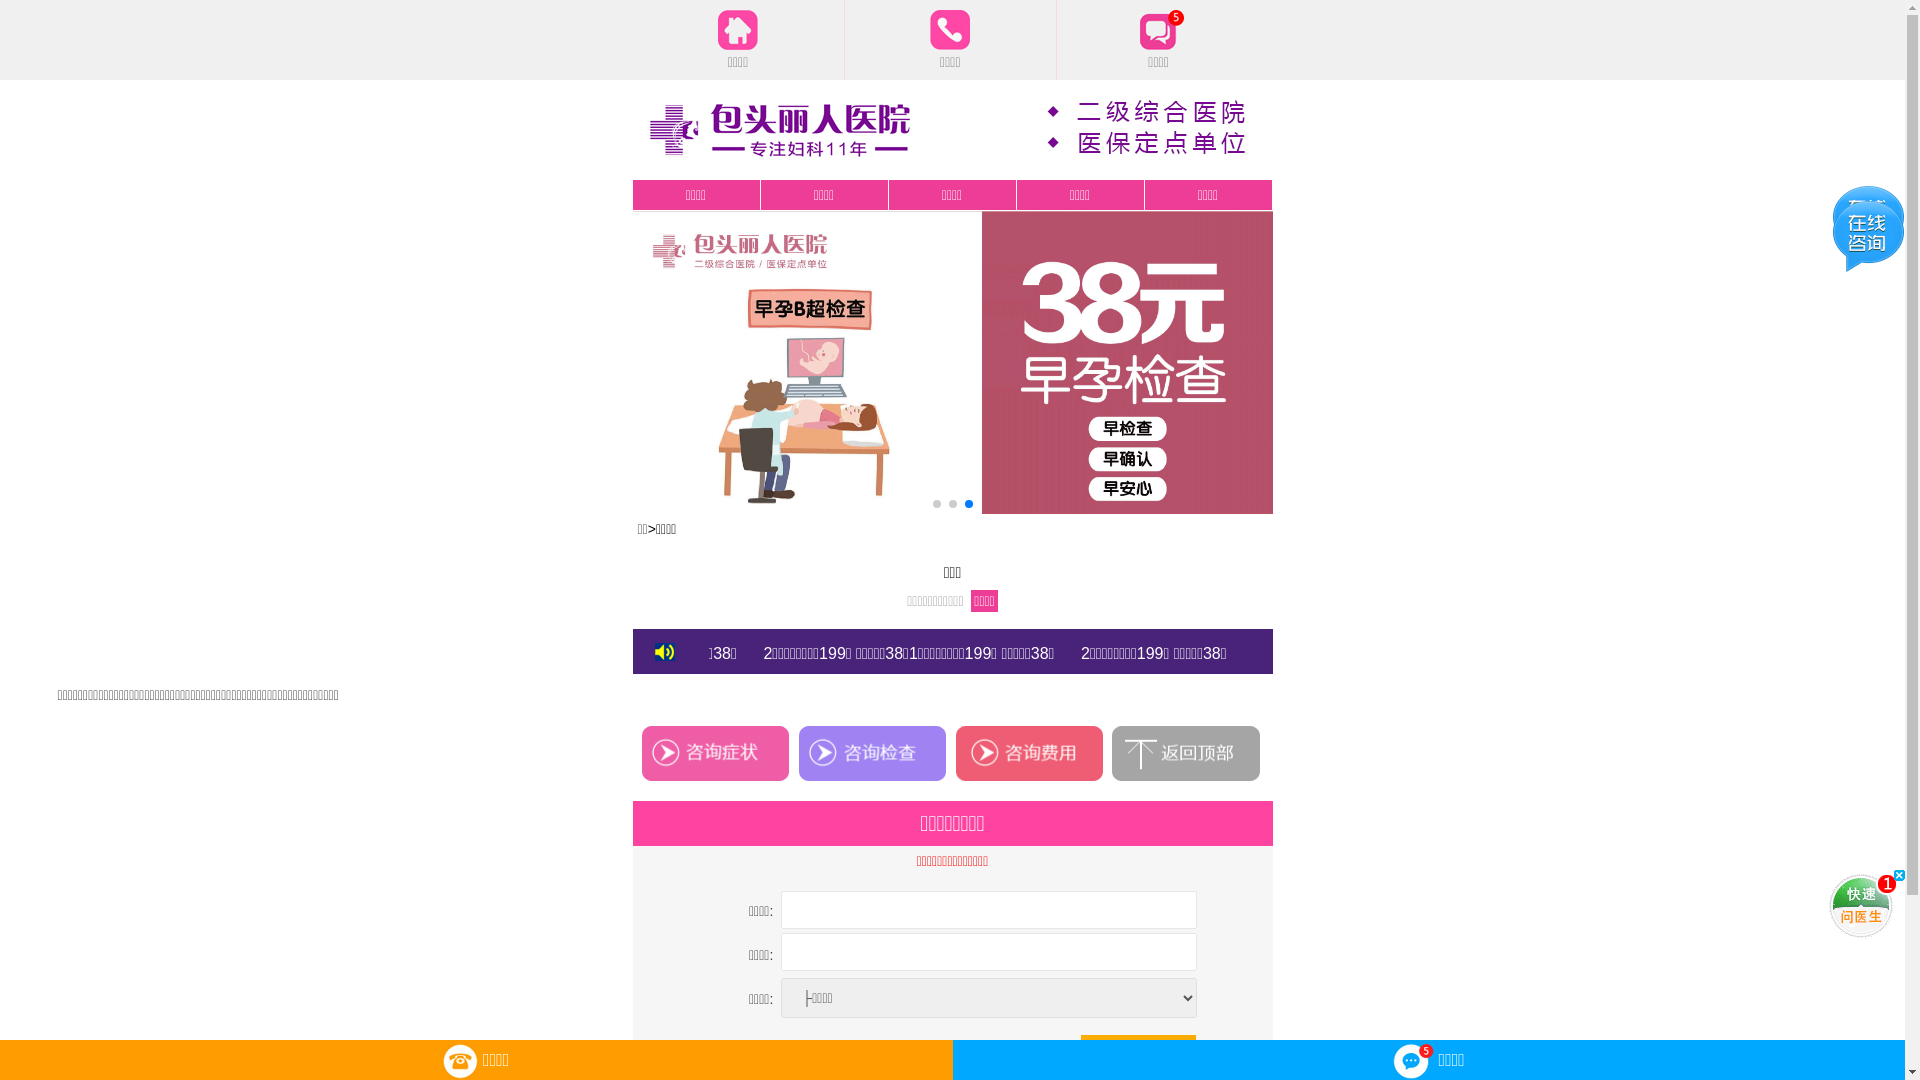 The width and height of the screenshot is (1920, 1080). Describe the element at coordinates (915, 1049) in the screenshot. I see `'checkbox'` at that location.